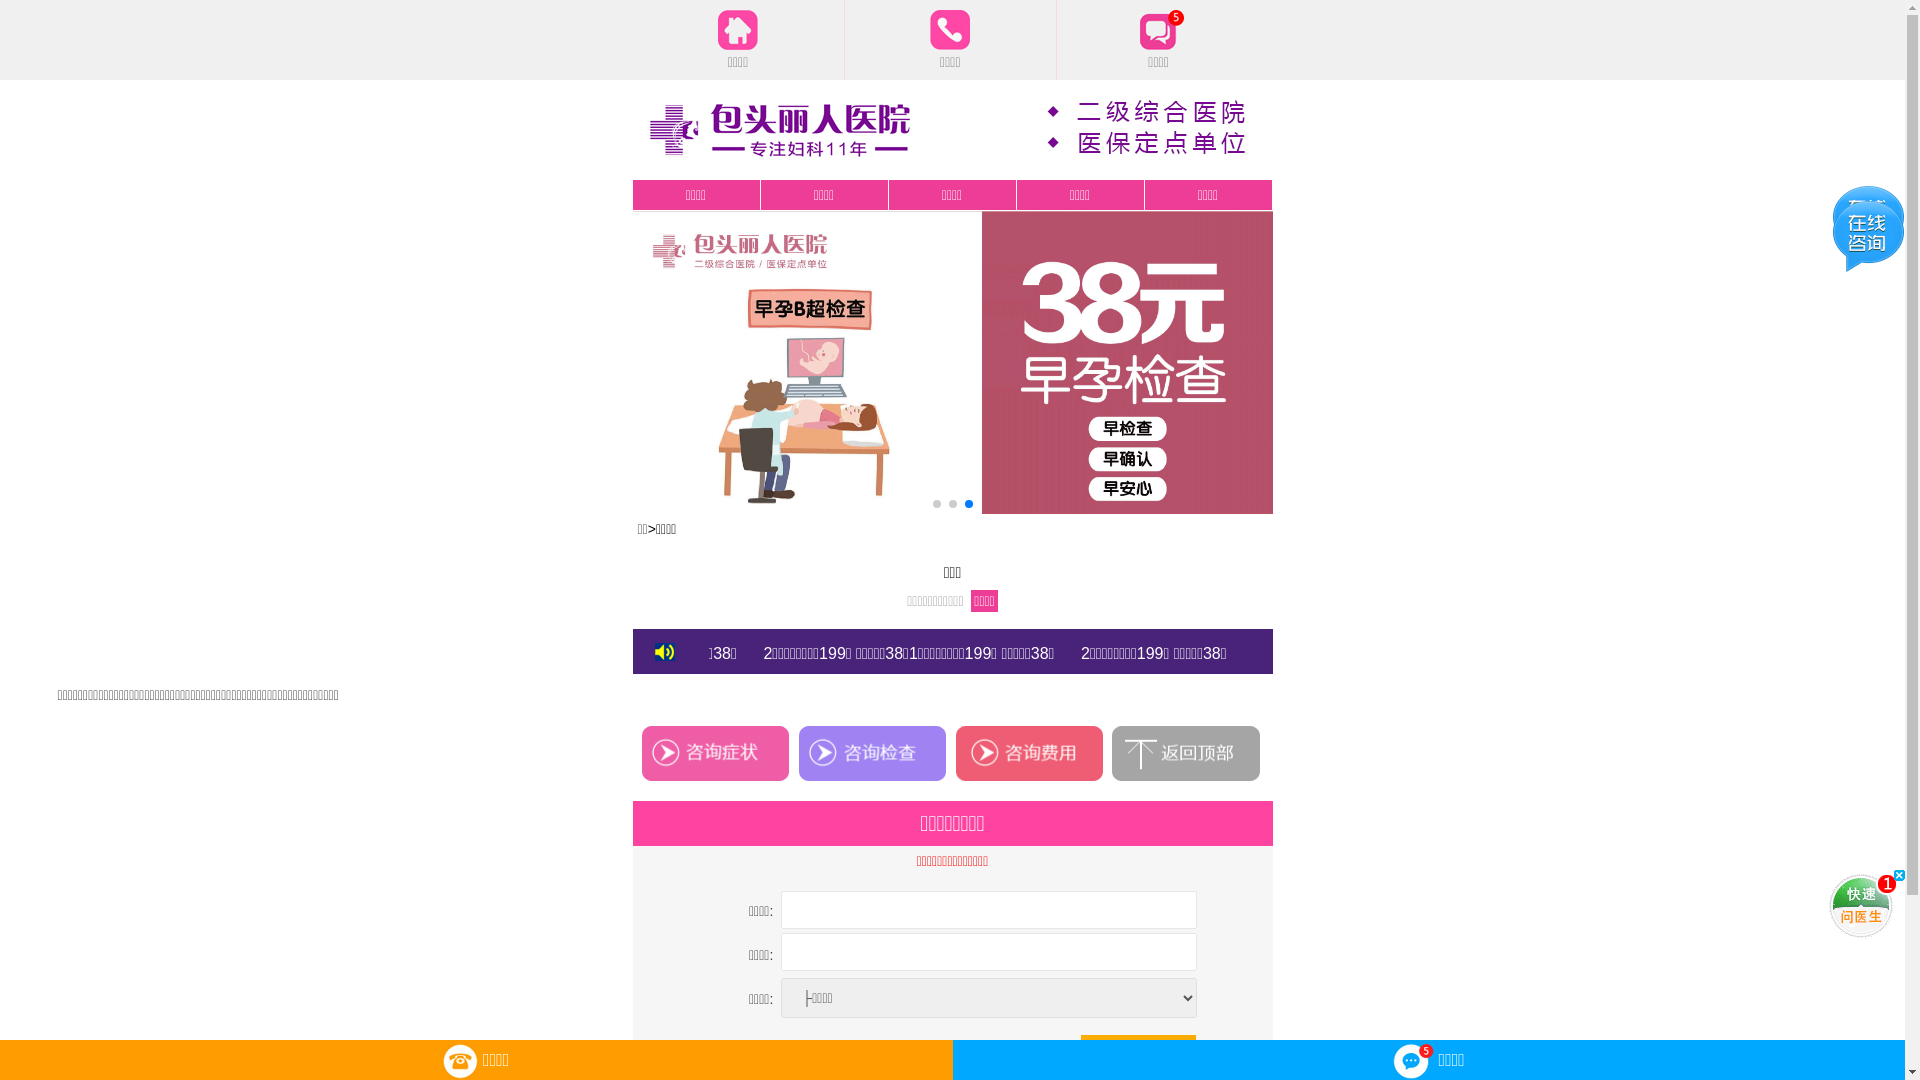 The width and height of the screenshot is (1920, 1080). Describe the element at coordinates (915, 1049) in the screenshot. I see `'checkbox'` at that location.